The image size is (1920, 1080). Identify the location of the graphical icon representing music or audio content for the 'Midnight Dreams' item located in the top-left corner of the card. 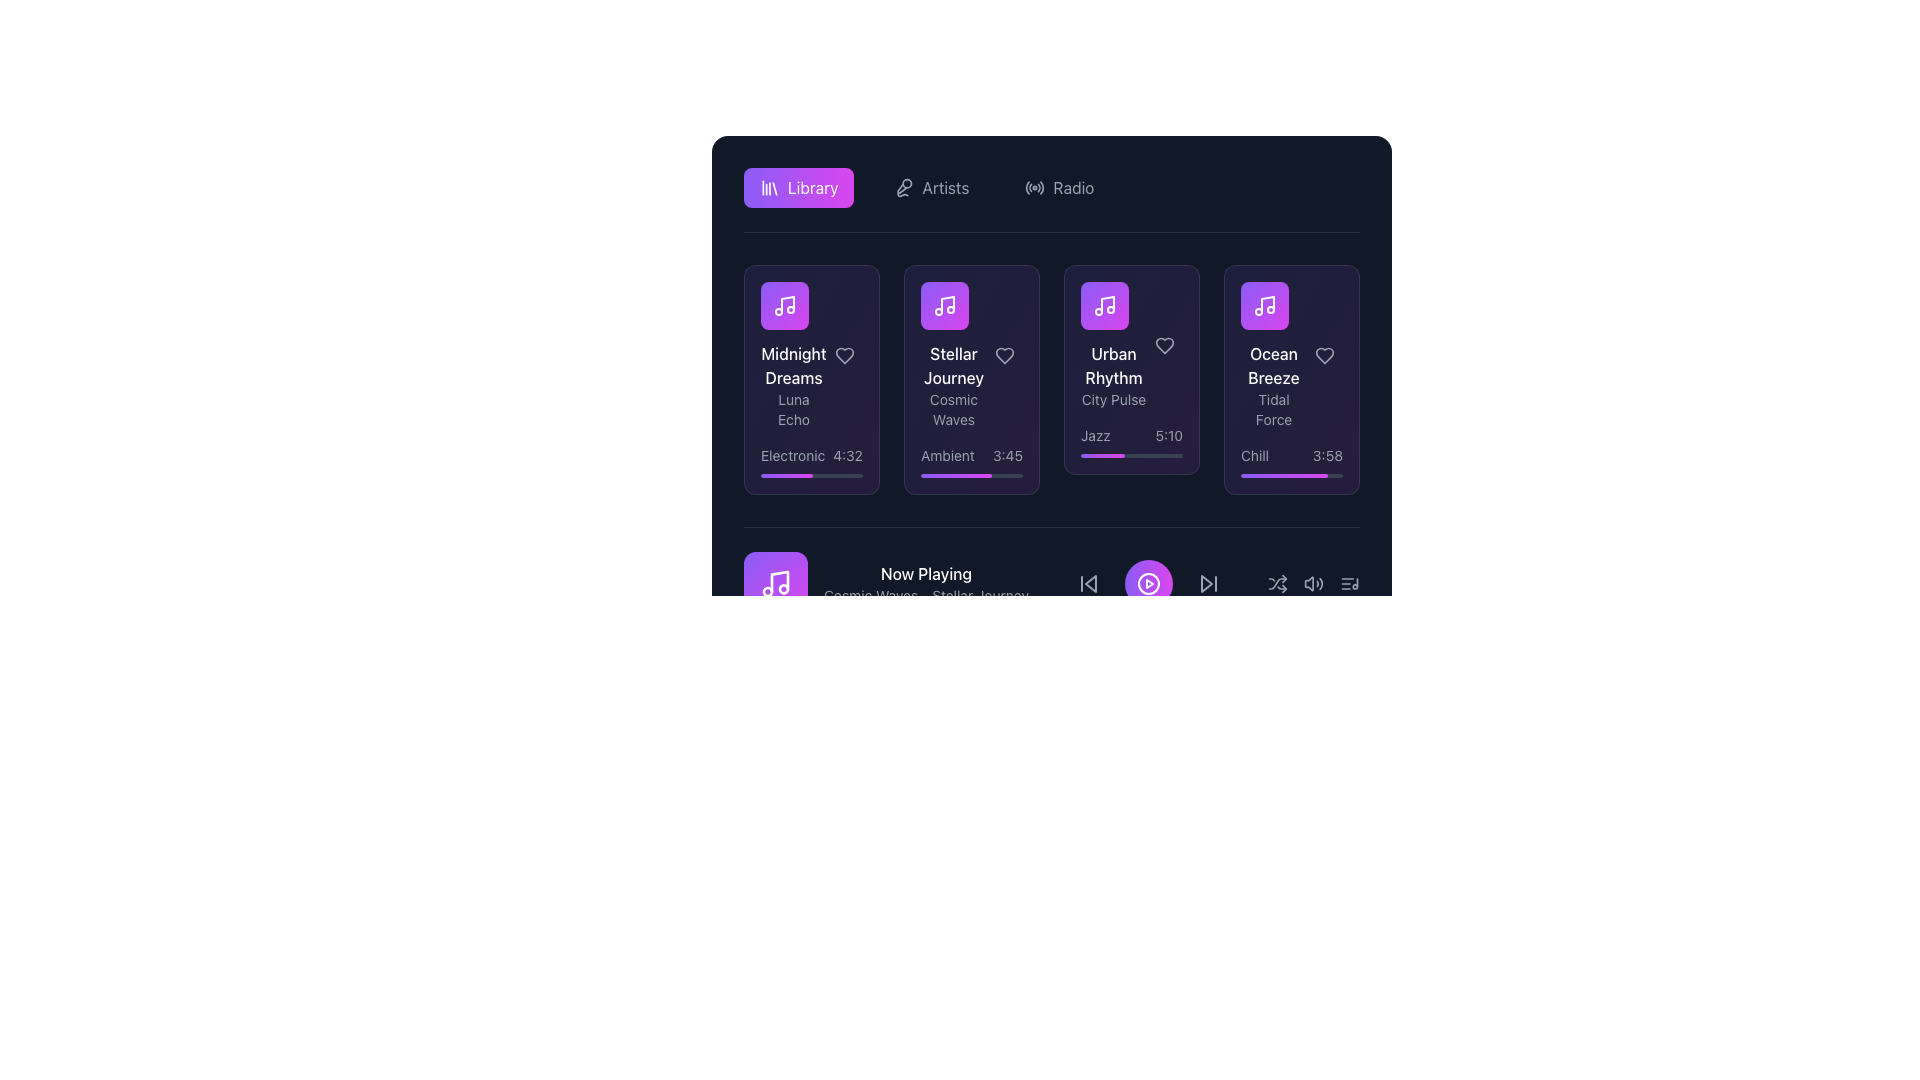
(784, 305).